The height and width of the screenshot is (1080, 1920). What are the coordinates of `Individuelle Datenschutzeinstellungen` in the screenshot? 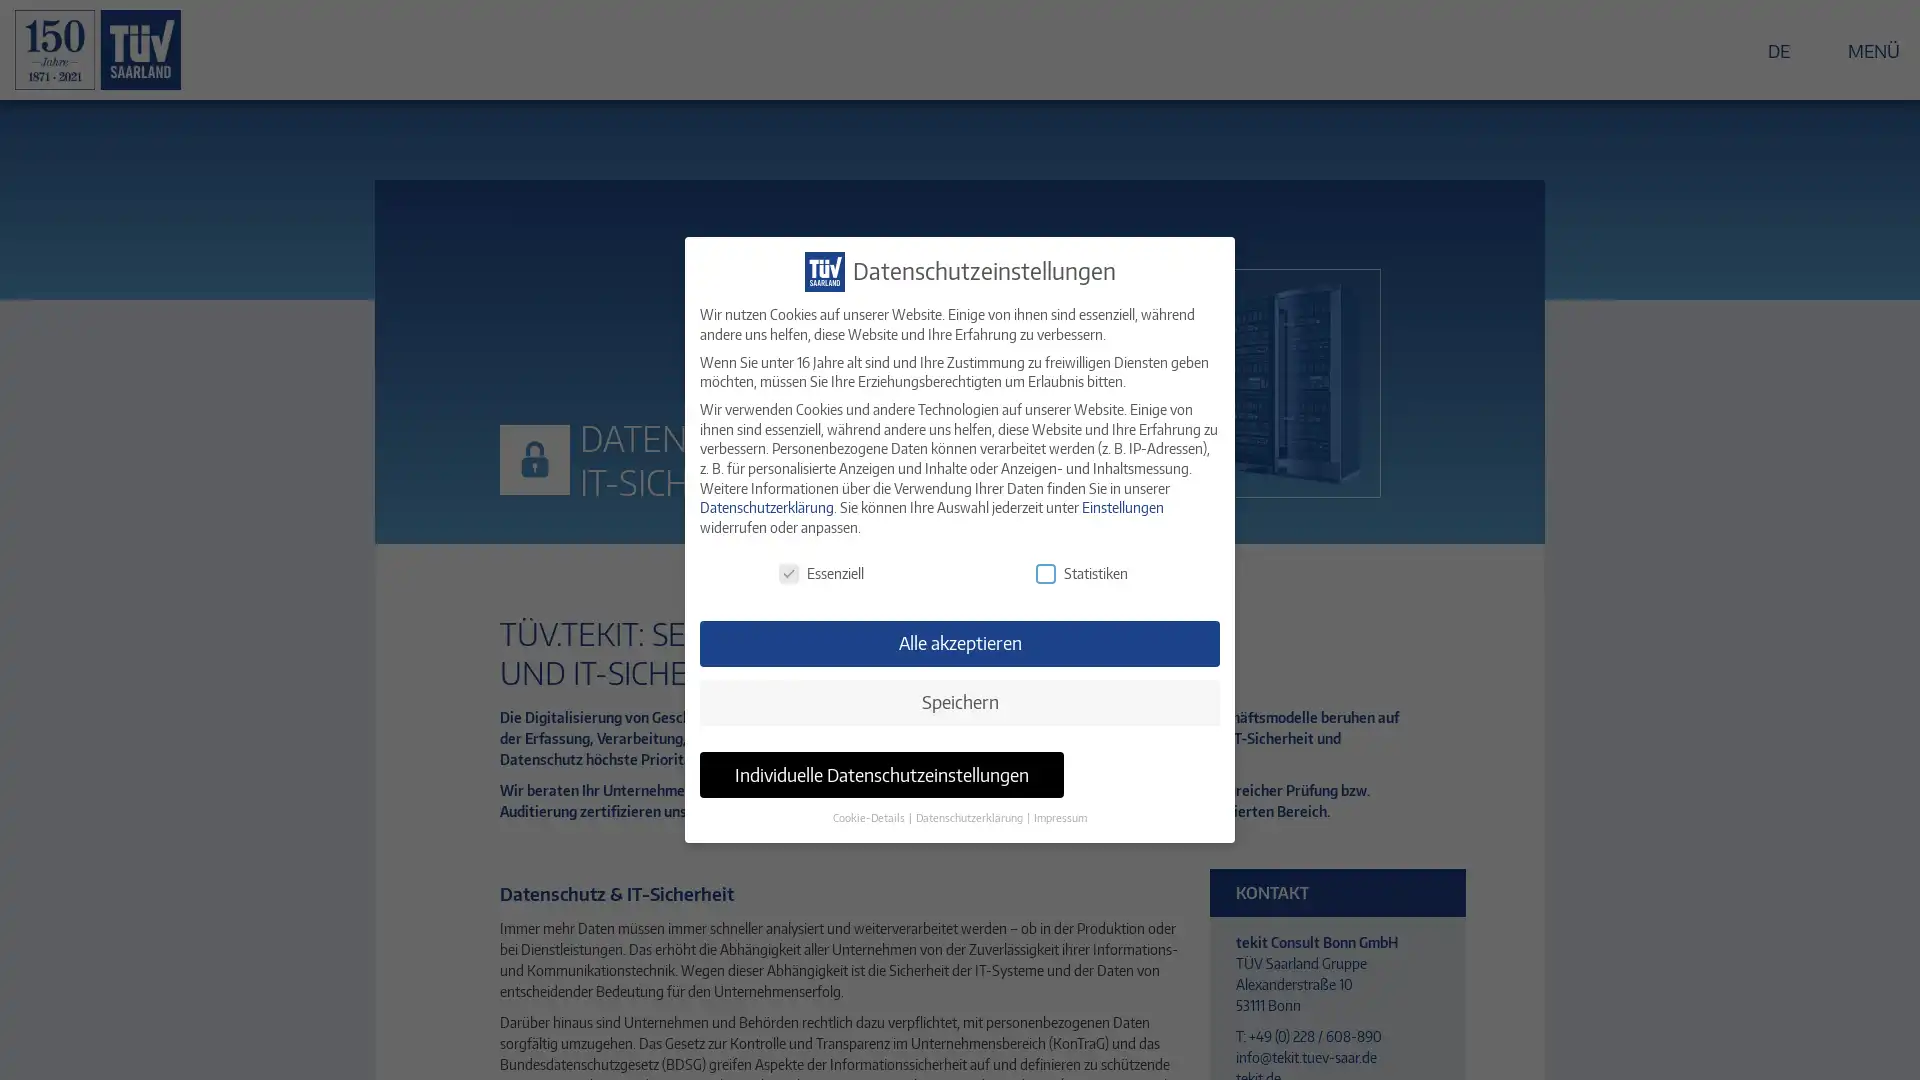 It's located at (881, 774).